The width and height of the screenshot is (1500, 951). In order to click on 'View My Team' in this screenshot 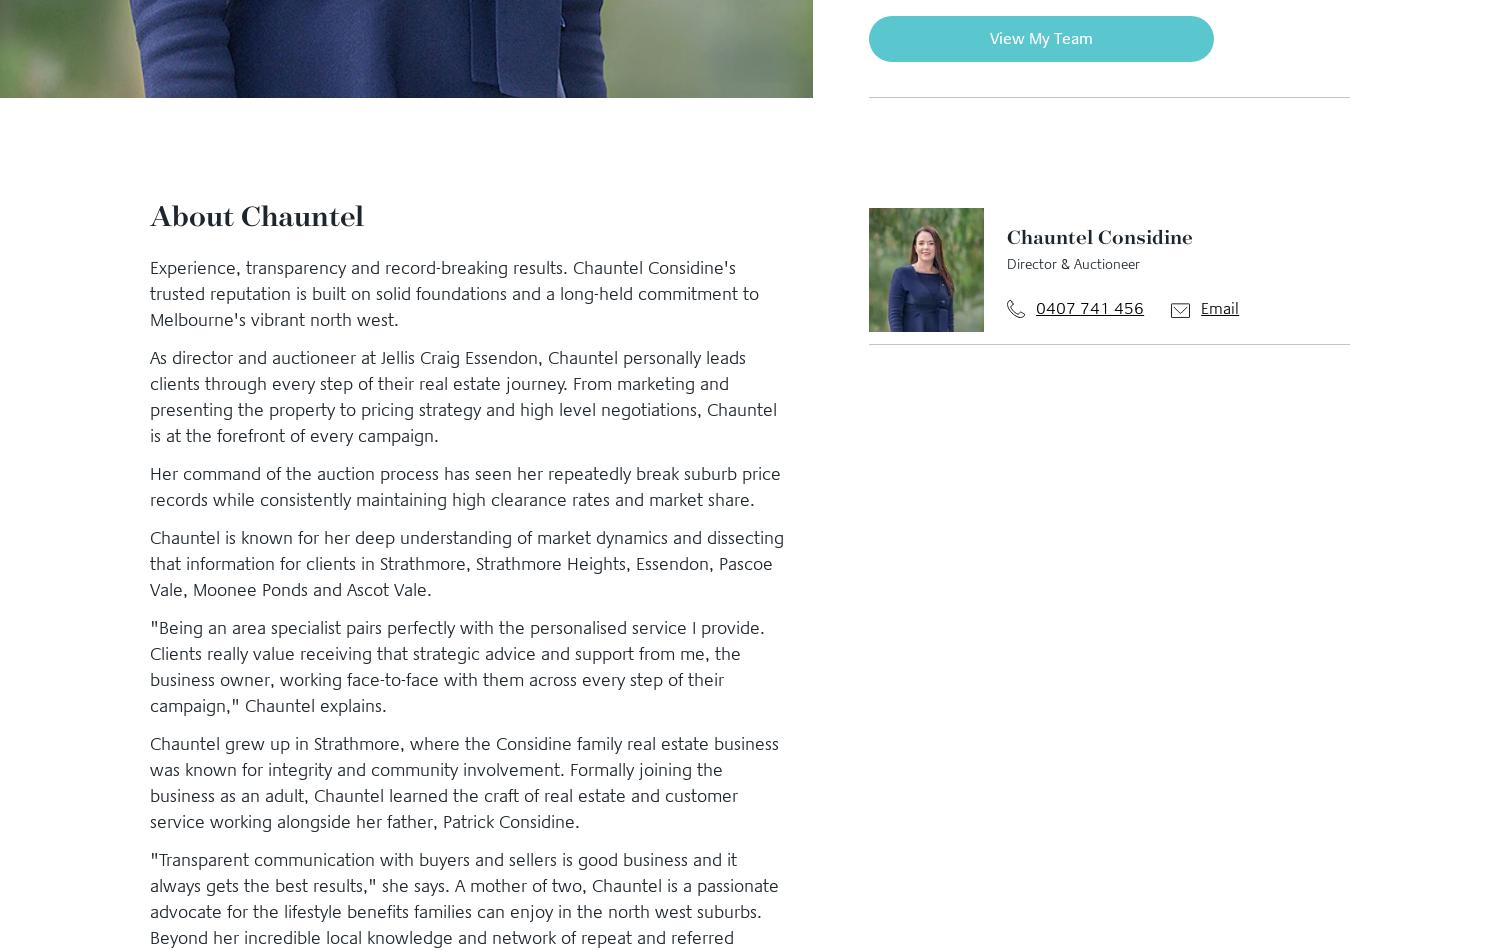, I will do `click(1041, 38)`.